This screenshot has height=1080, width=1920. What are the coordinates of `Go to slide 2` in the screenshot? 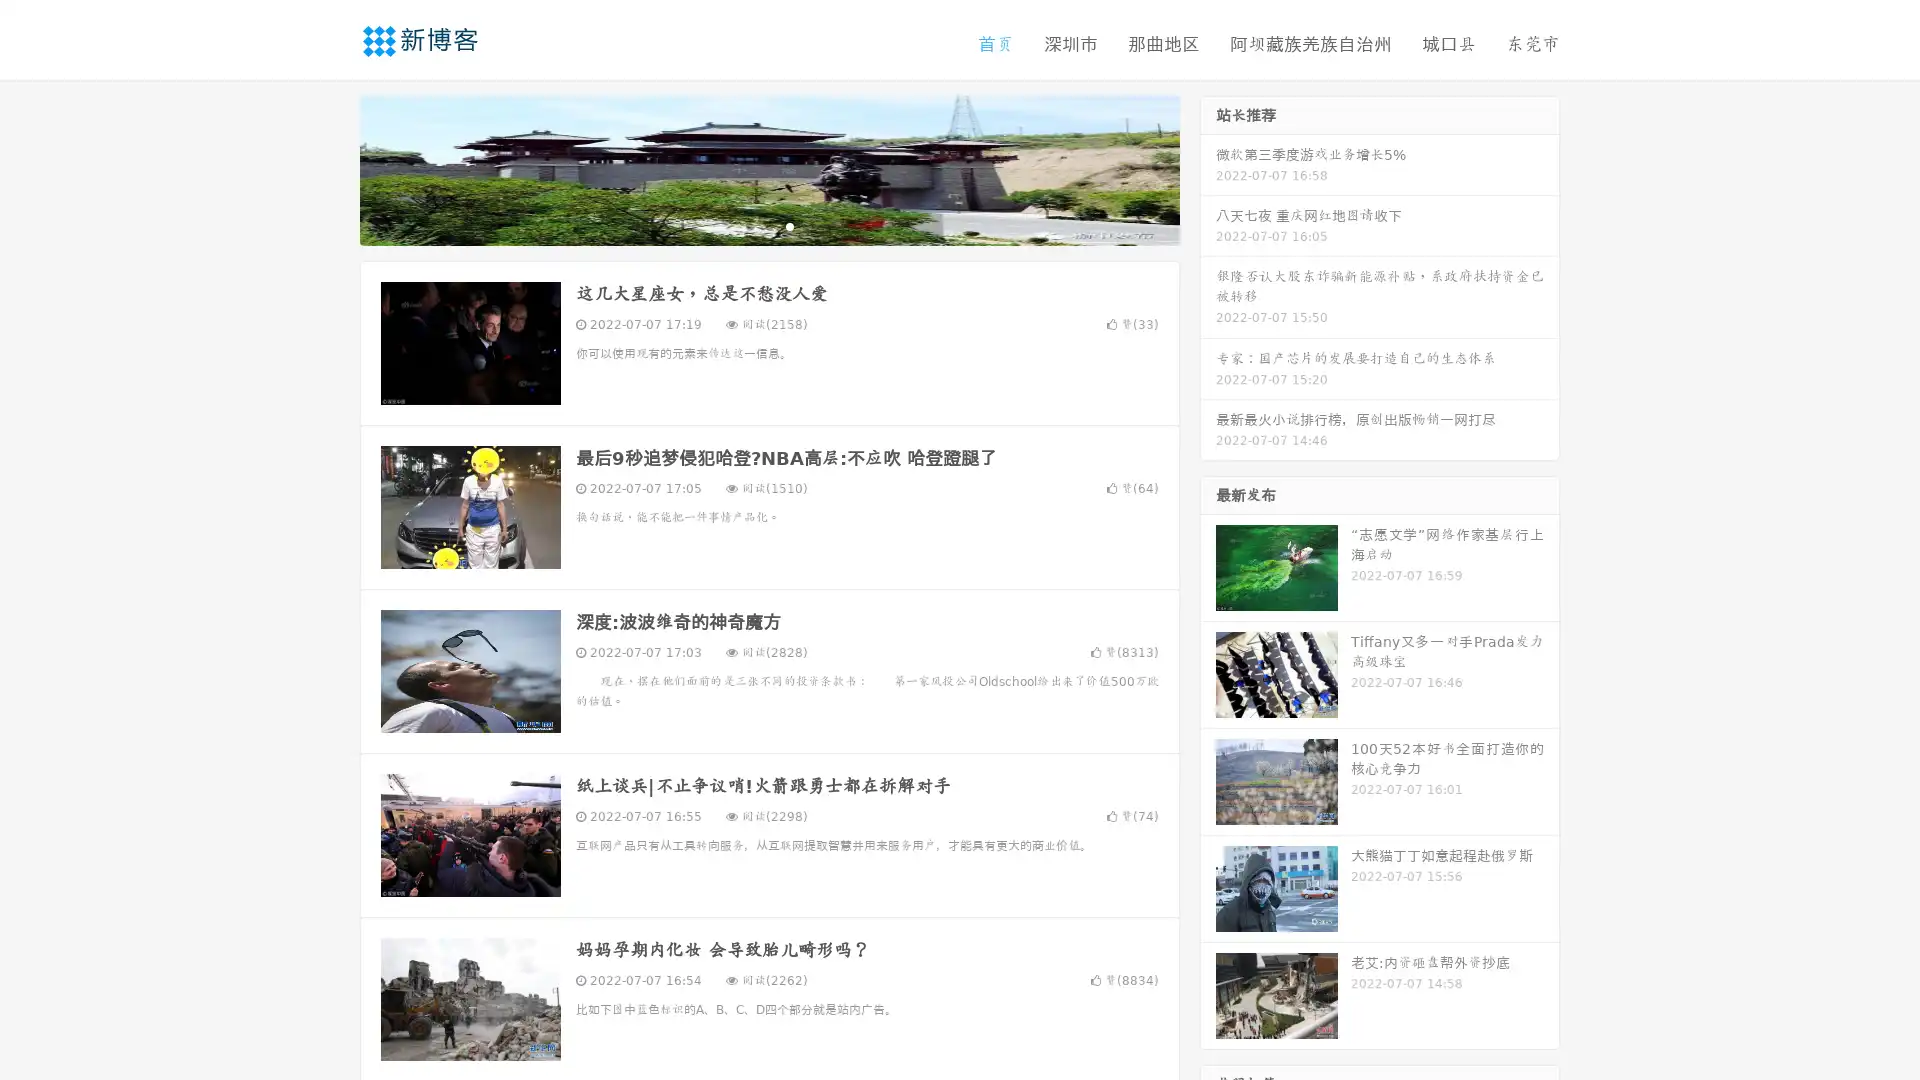 It's located at (768, 225).